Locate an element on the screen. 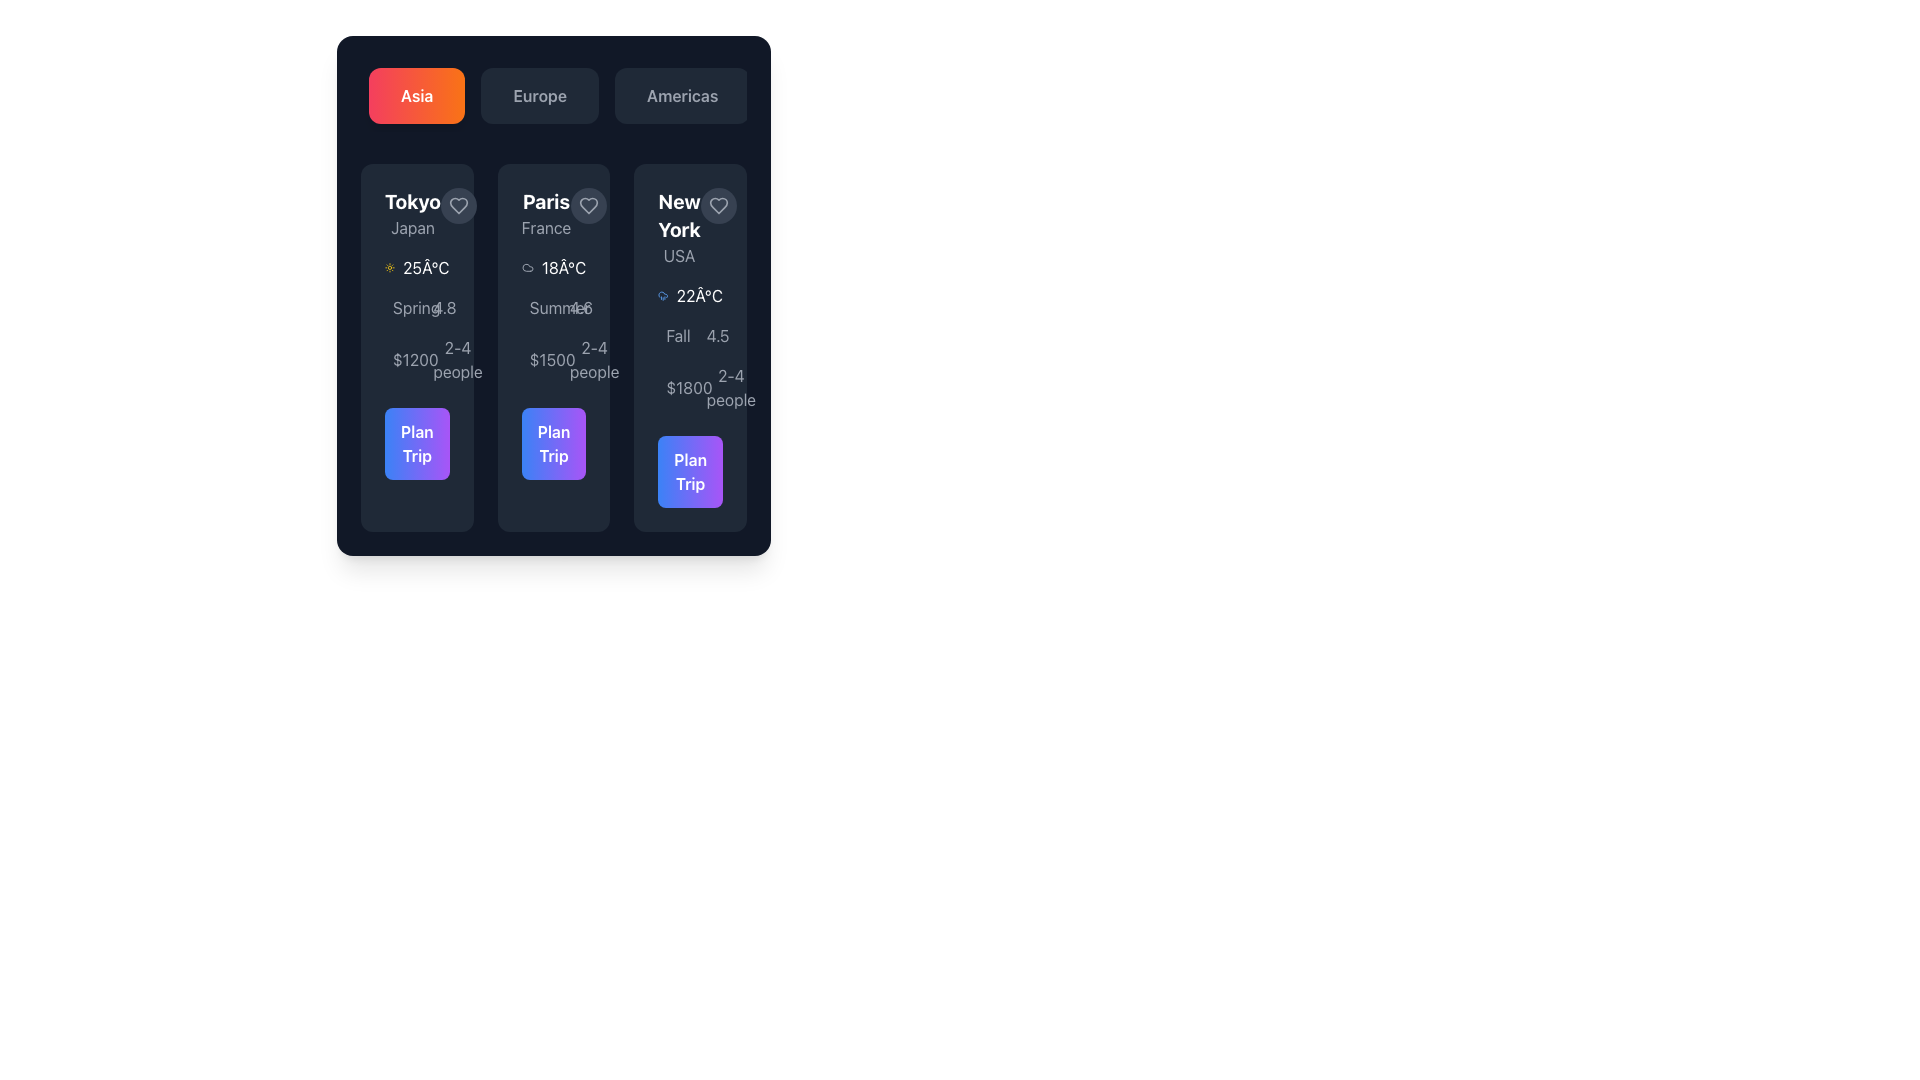 Image resolution: width=1920 pixels, height=1080 pixels. numeric rating text displayed in the third card under the 'Fall' label, aligned rightmost above the '$1800 2-4 people' text is located at coordinates (718, 334).